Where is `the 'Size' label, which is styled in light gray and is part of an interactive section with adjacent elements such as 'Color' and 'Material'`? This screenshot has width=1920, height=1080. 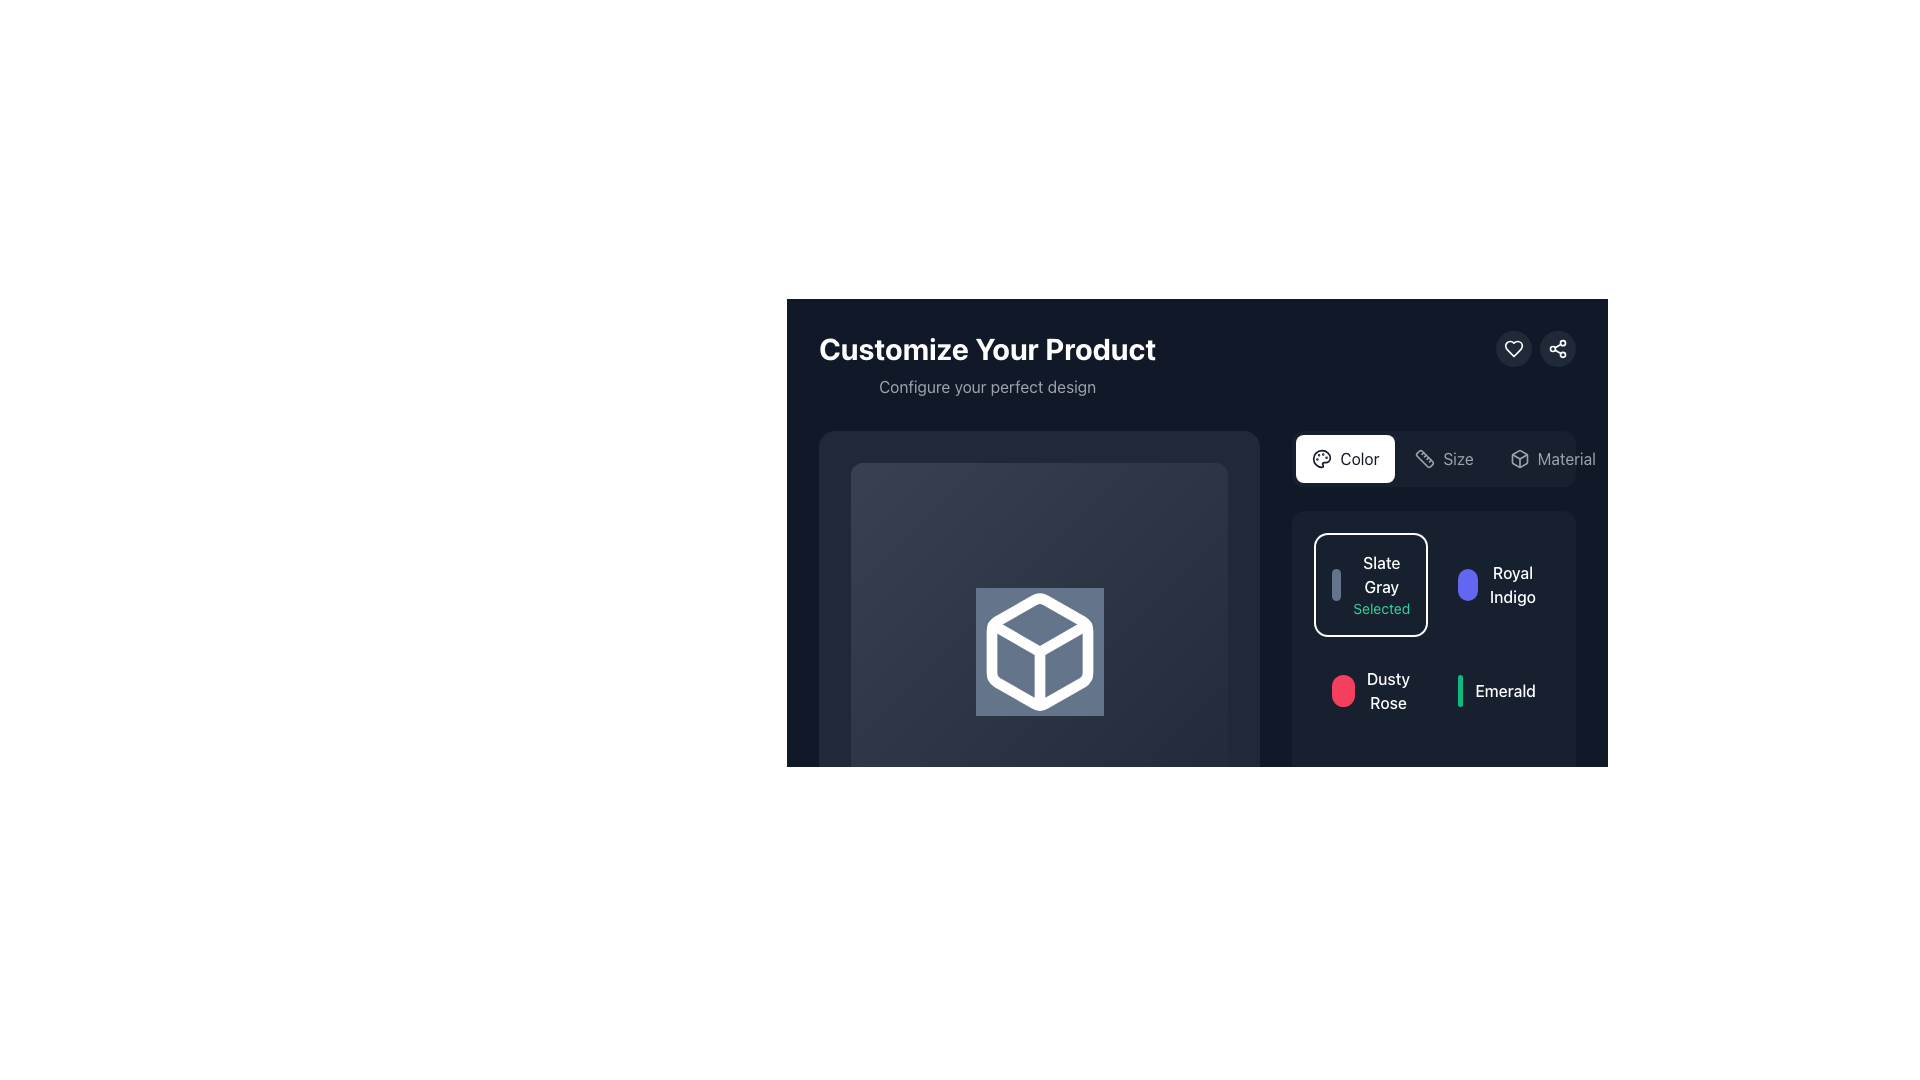 the 'Size' label, which is styled in light gray and is part of an interactive section with adjacent elements such as 'Color' and 'Material' is located at coordinates (1458, 459).